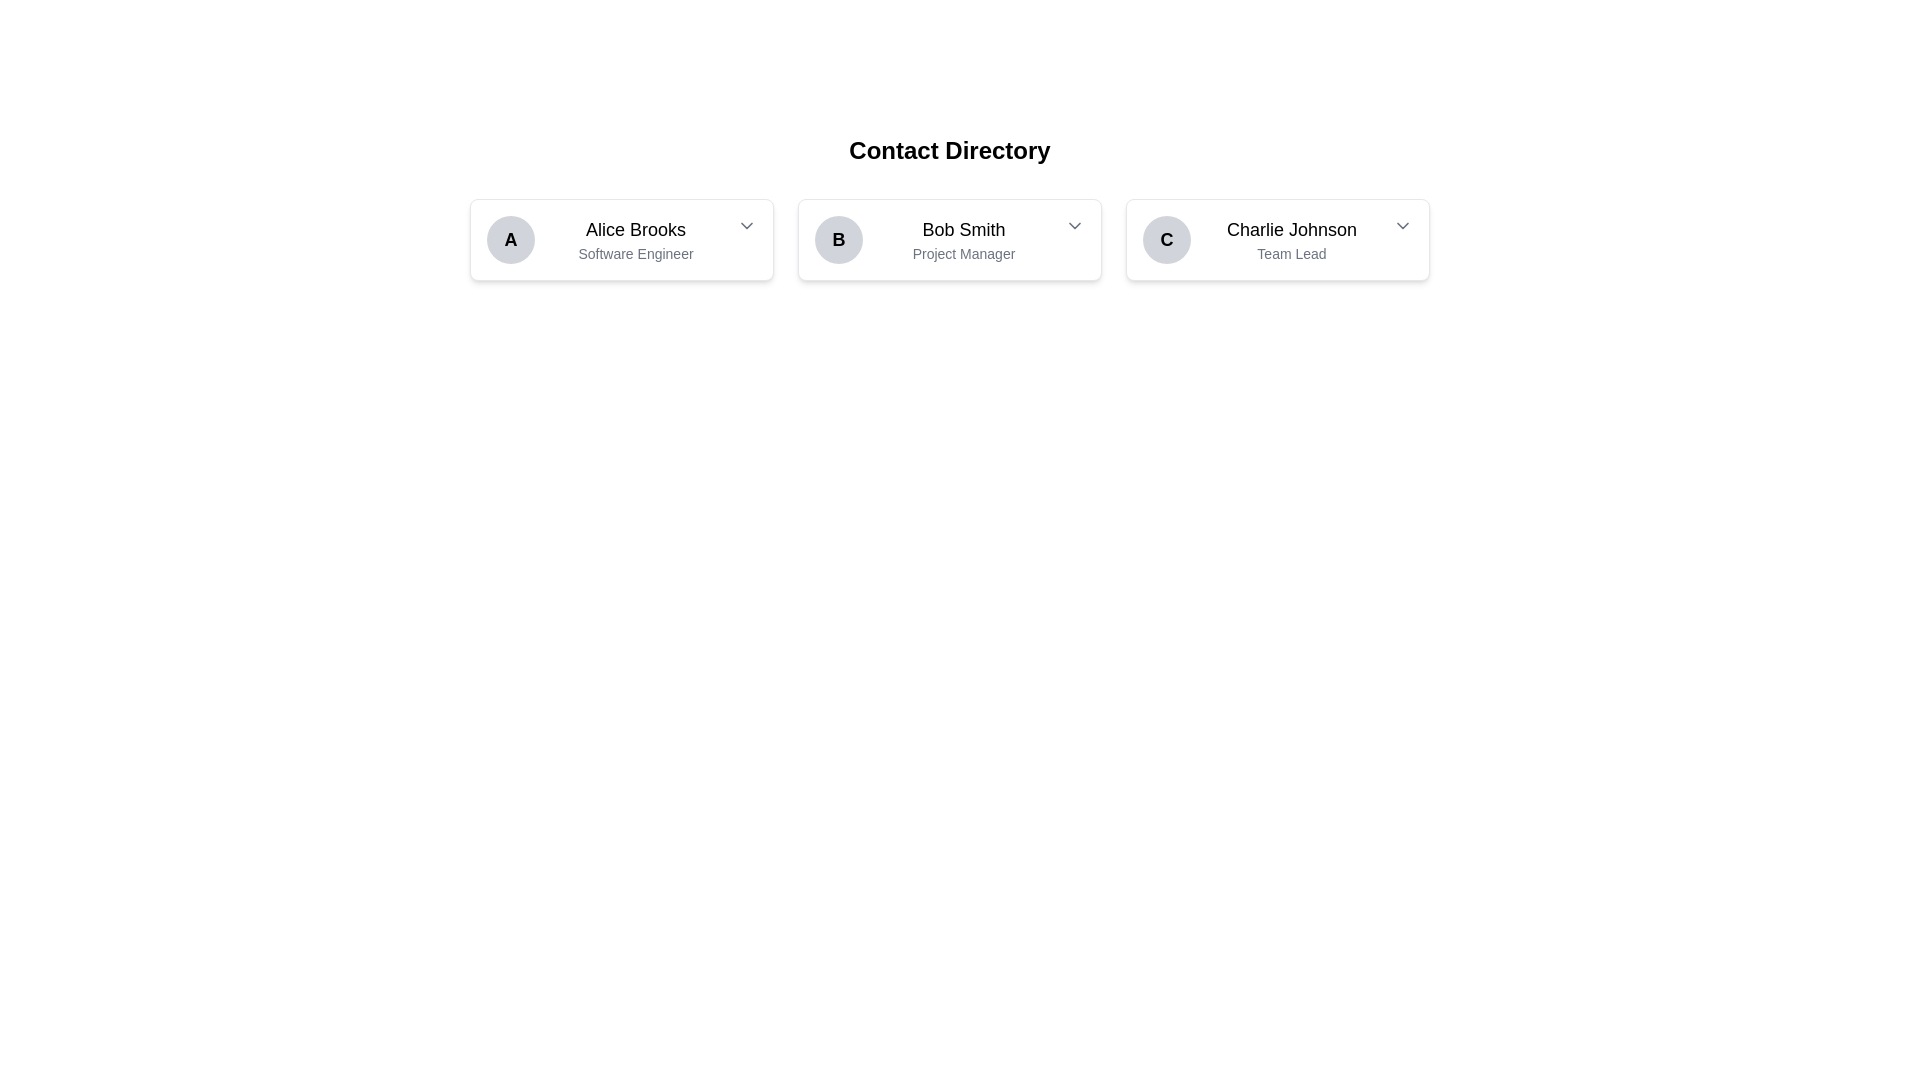 Image resolution: width=1920 pixels, height=1080 pixels. What do you see at coordinates (634, 229) in the screenshot?
I see `the text label displaying 'Alice Brooks' which is styled in black and is positioned above the job title 'Software Engineer' within the first card of a horizontal grid` at bounding box center [634, 229].